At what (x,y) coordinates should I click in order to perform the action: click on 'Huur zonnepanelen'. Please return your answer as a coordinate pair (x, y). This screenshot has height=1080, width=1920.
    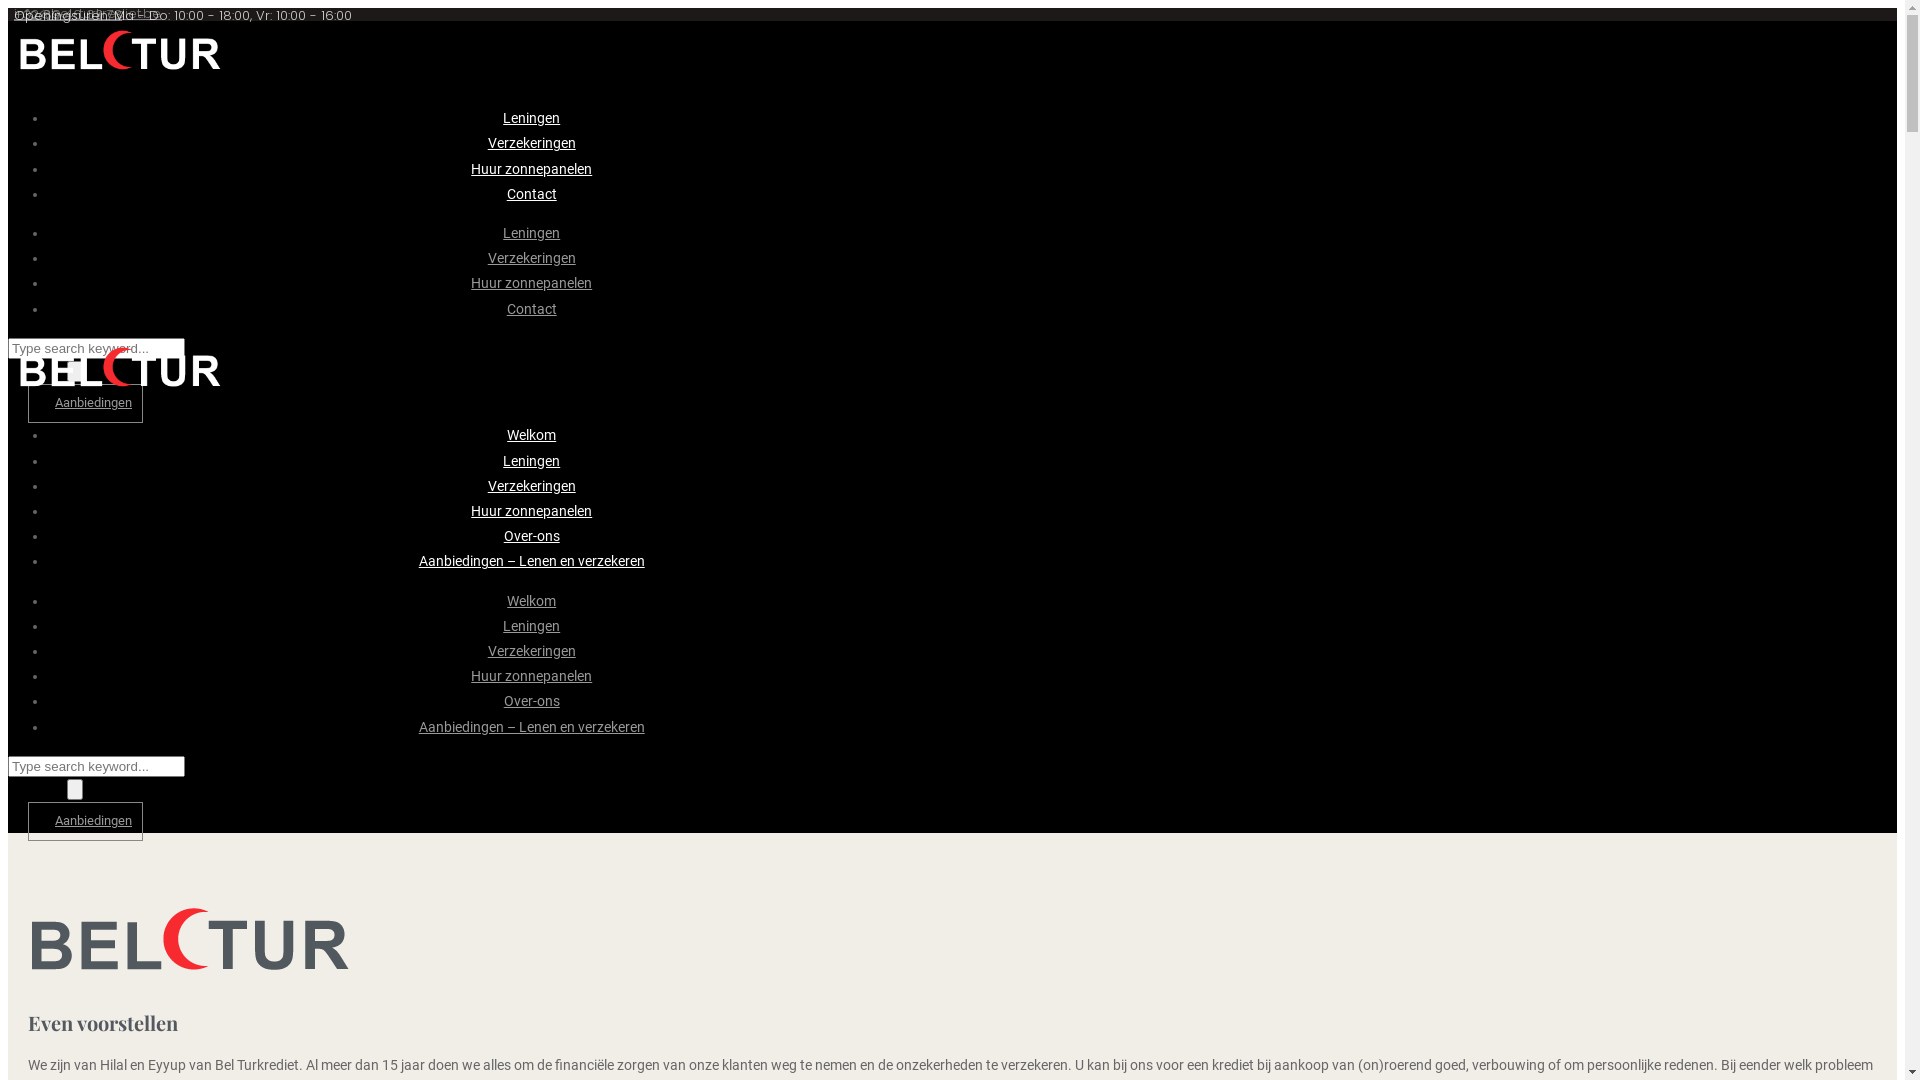
    Looking at the image, I should click on (531, 168).